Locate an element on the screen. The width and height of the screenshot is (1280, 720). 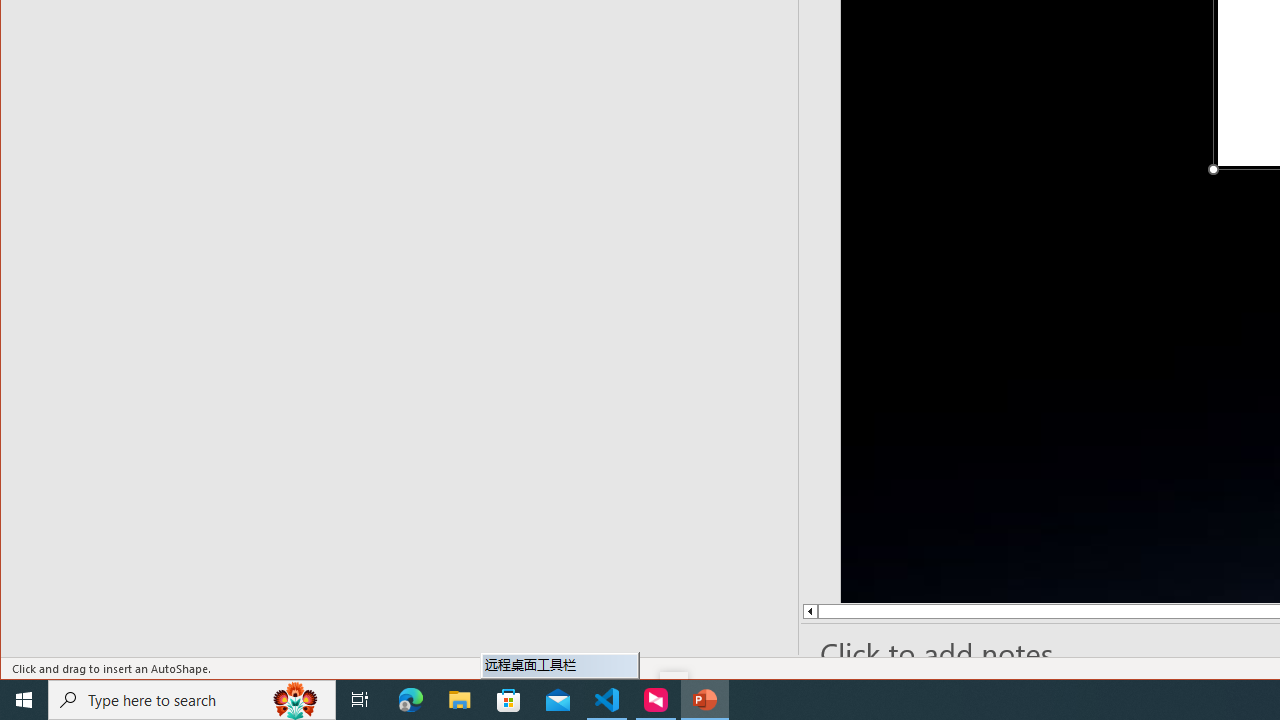
'Microsoft Store' is located at coordinates (509, 698).